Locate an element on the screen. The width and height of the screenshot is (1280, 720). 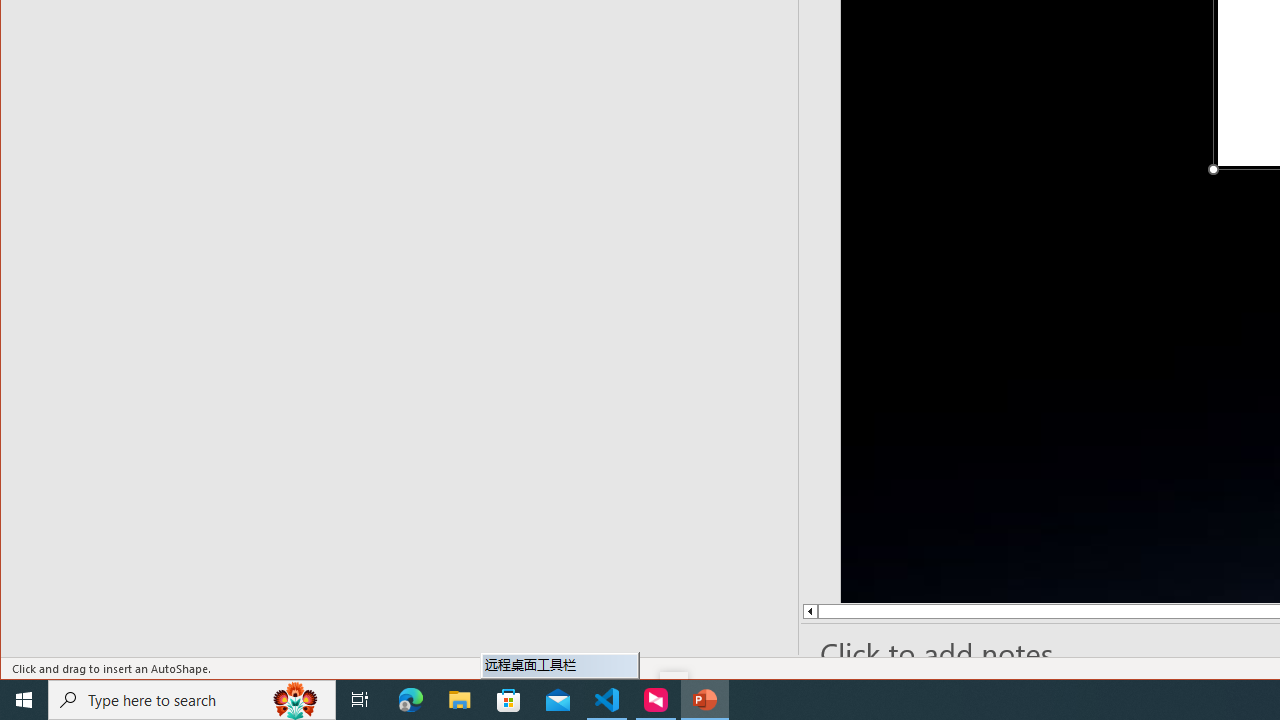
'Microsoft Store' is located at coordinates (509, 698).